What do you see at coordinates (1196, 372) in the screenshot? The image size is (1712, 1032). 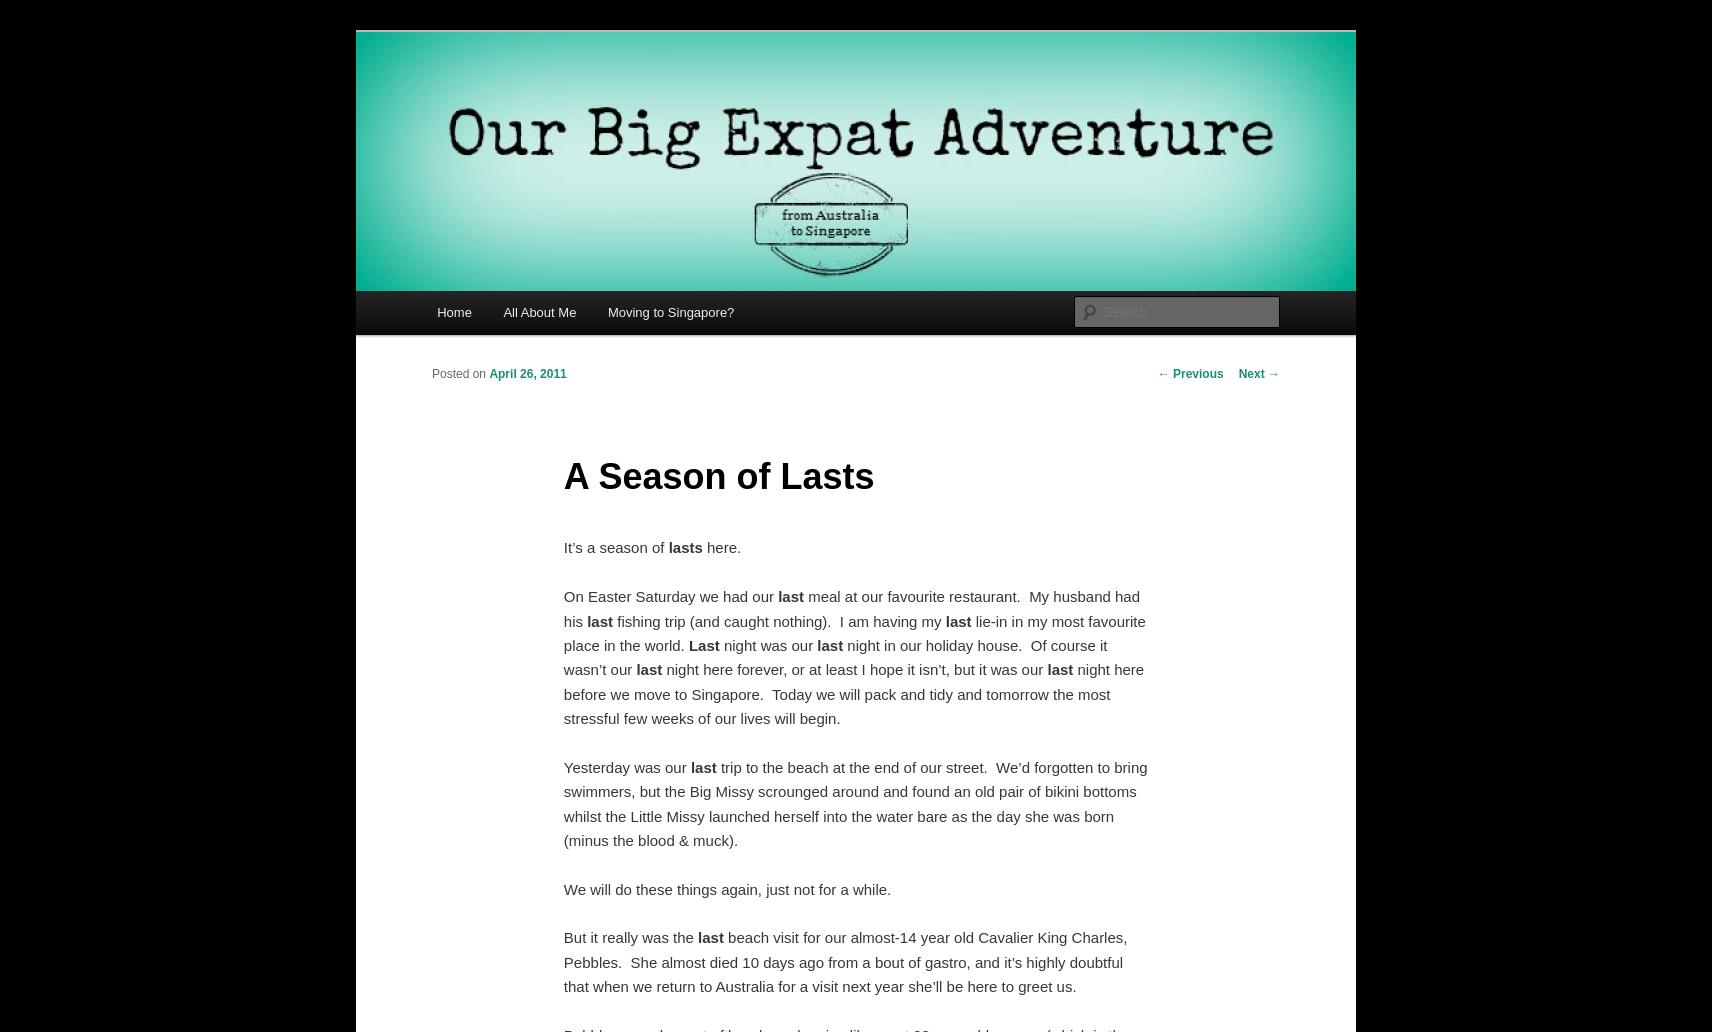 I see `'Previous'` at bounding box center [1196, 372].